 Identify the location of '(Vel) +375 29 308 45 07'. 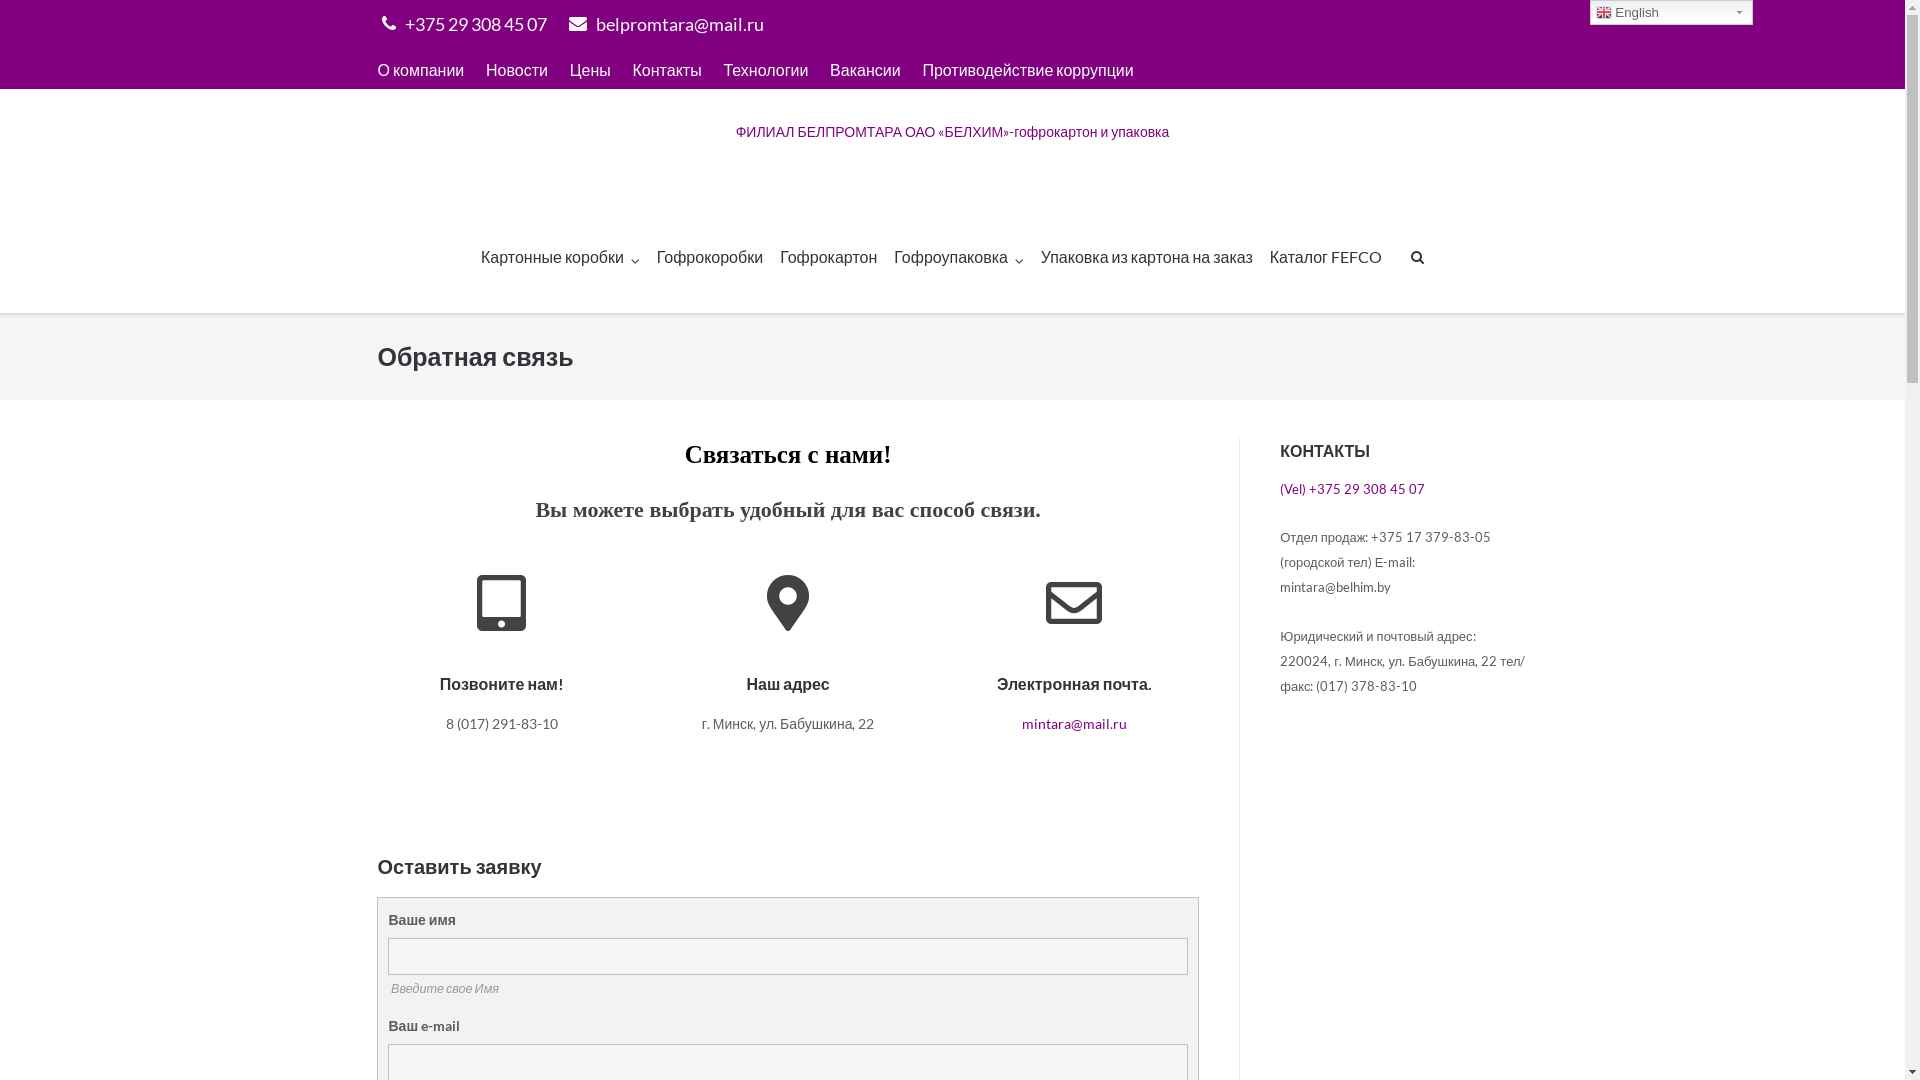
(1352, 489).